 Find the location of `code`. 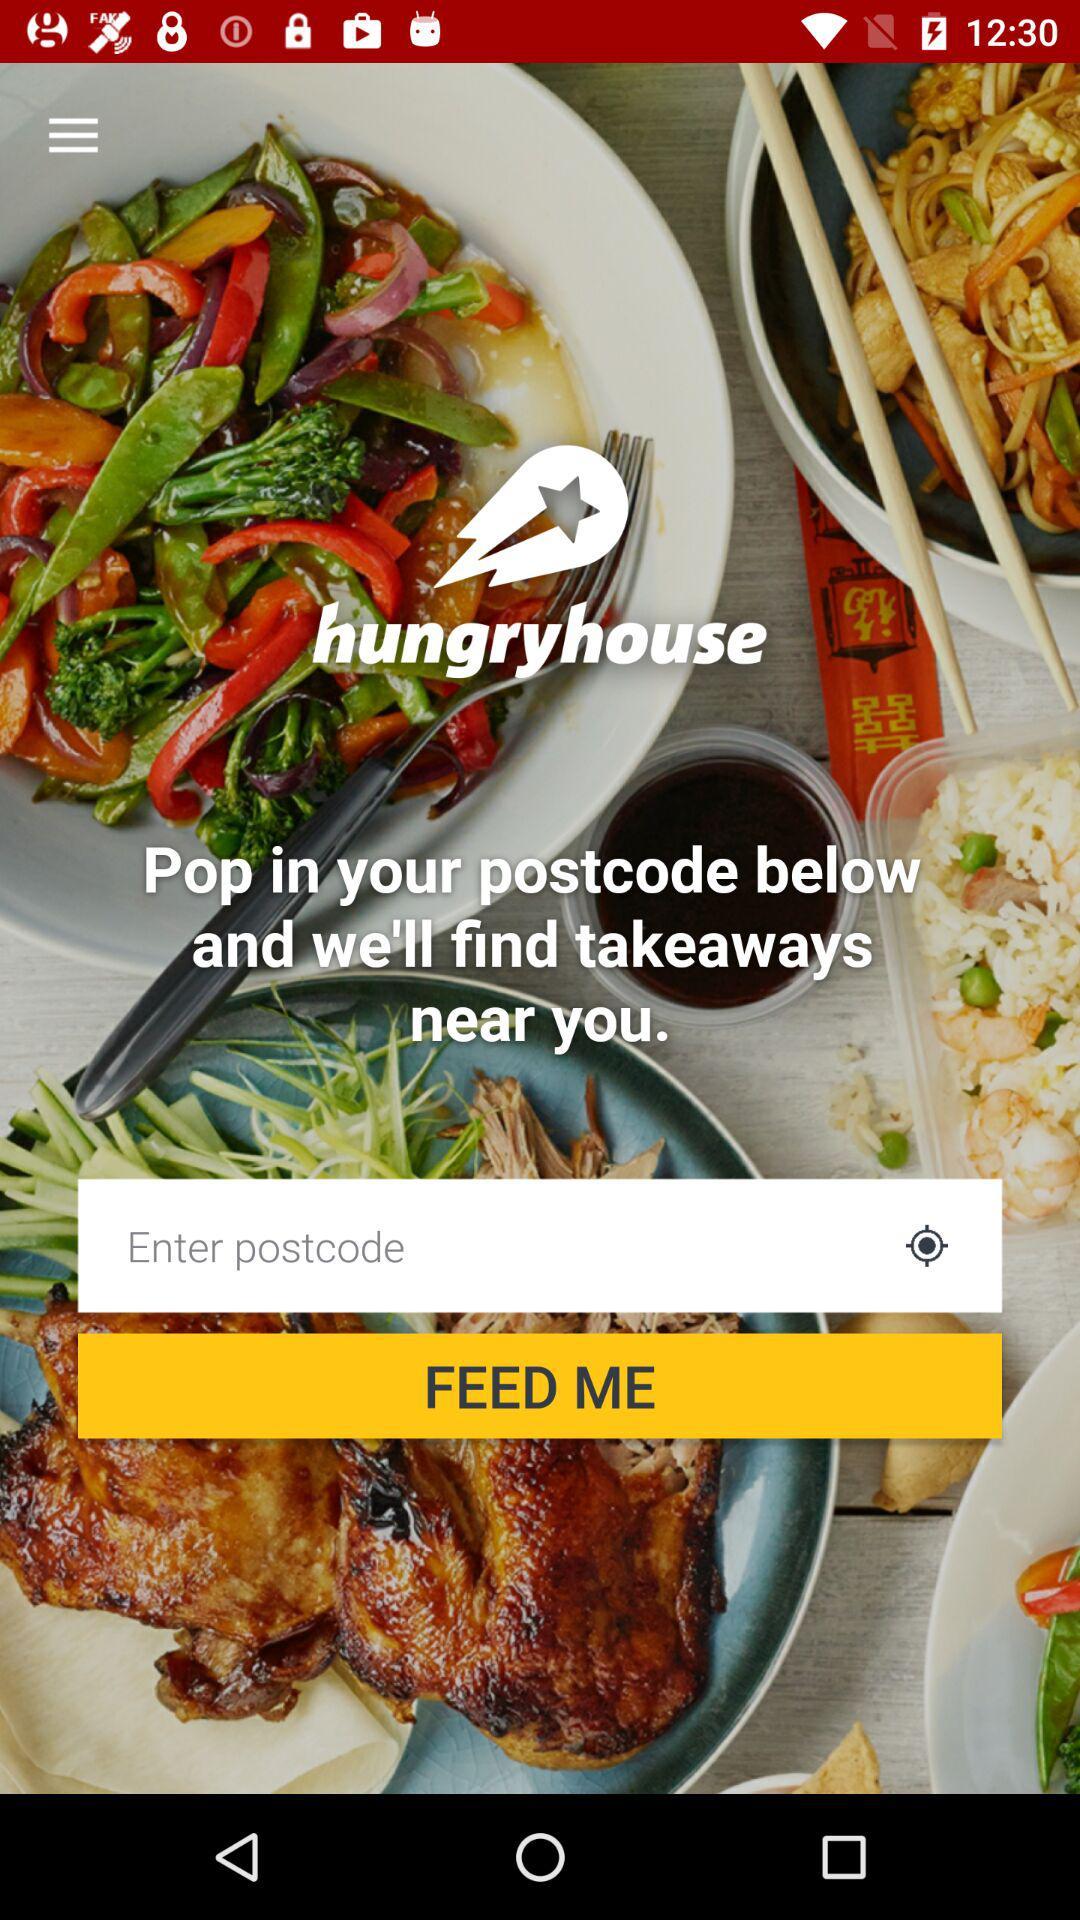

code is located at coordinates (482, 1244).